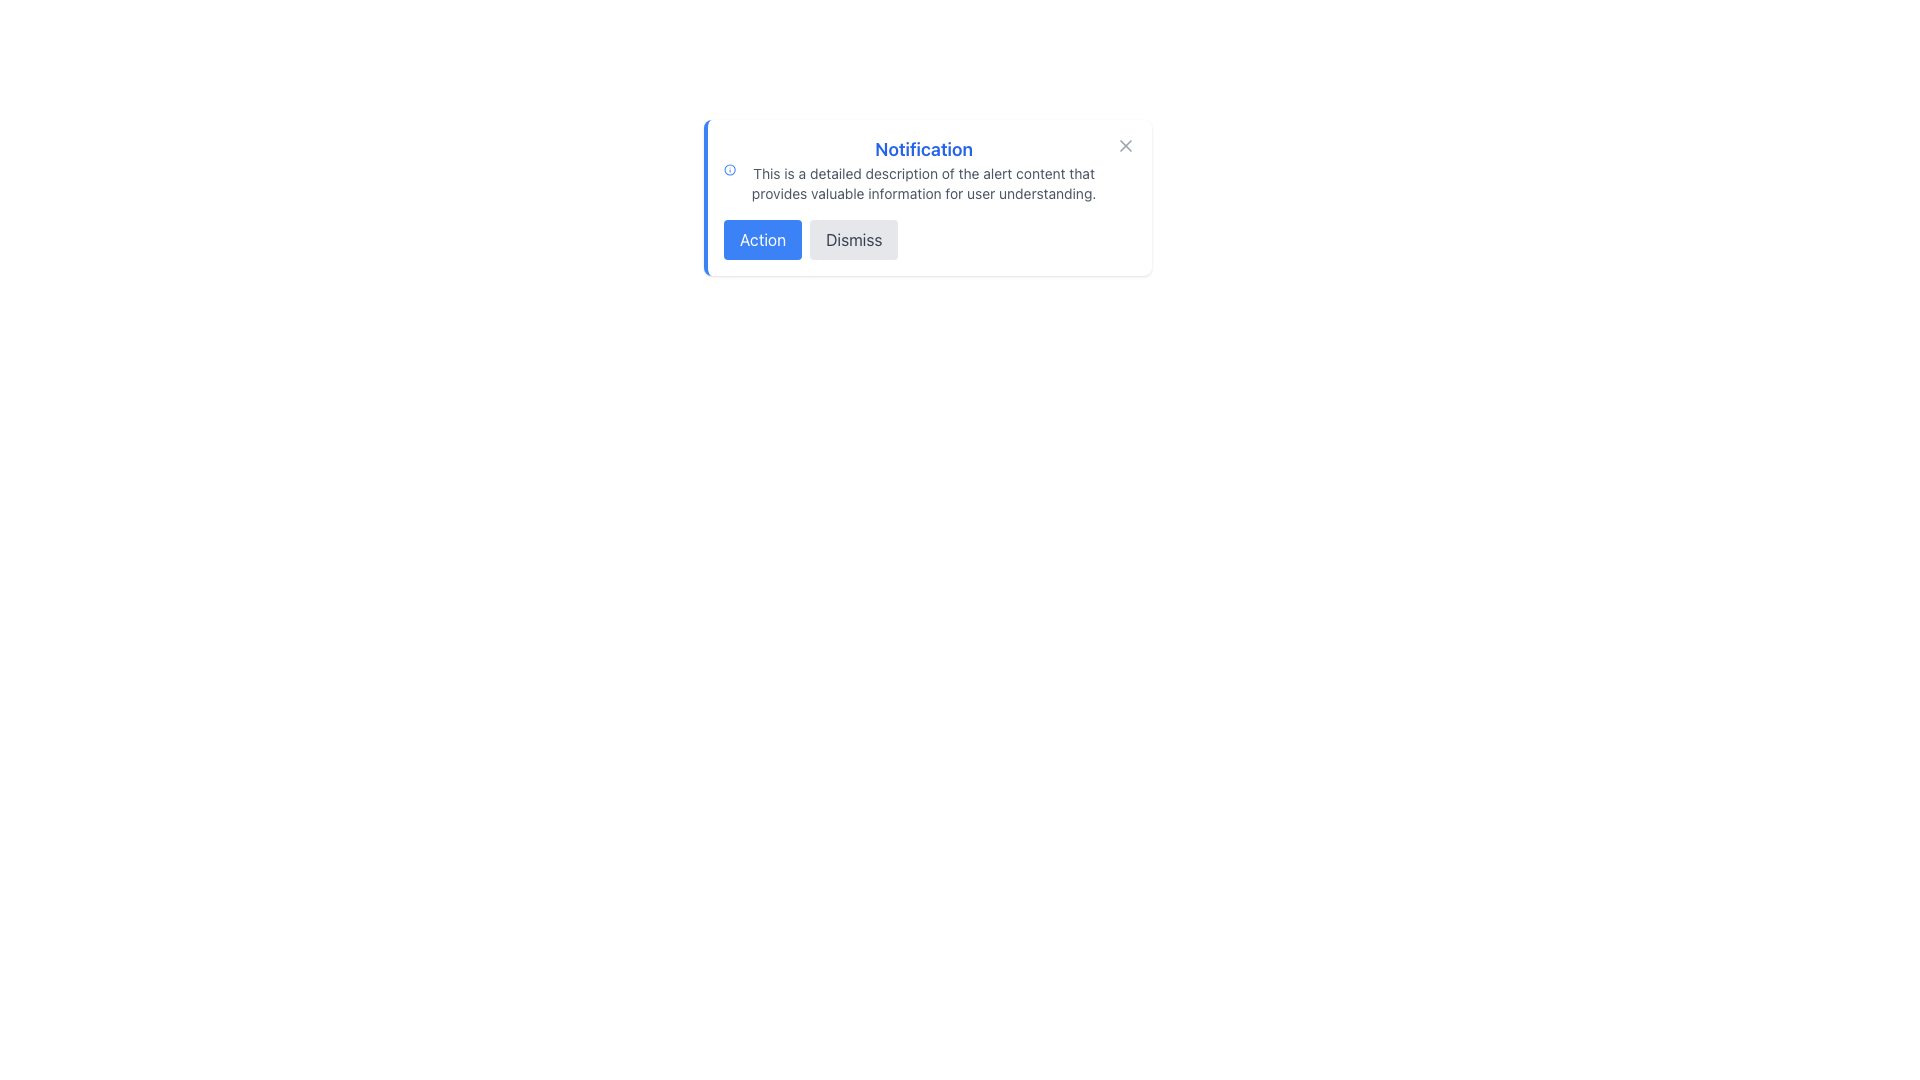  Describe the element at coordinates (1126, 145) in the screenshot. I see `the close button located at the top-right corner of the notification alert box to change its color` at that location.